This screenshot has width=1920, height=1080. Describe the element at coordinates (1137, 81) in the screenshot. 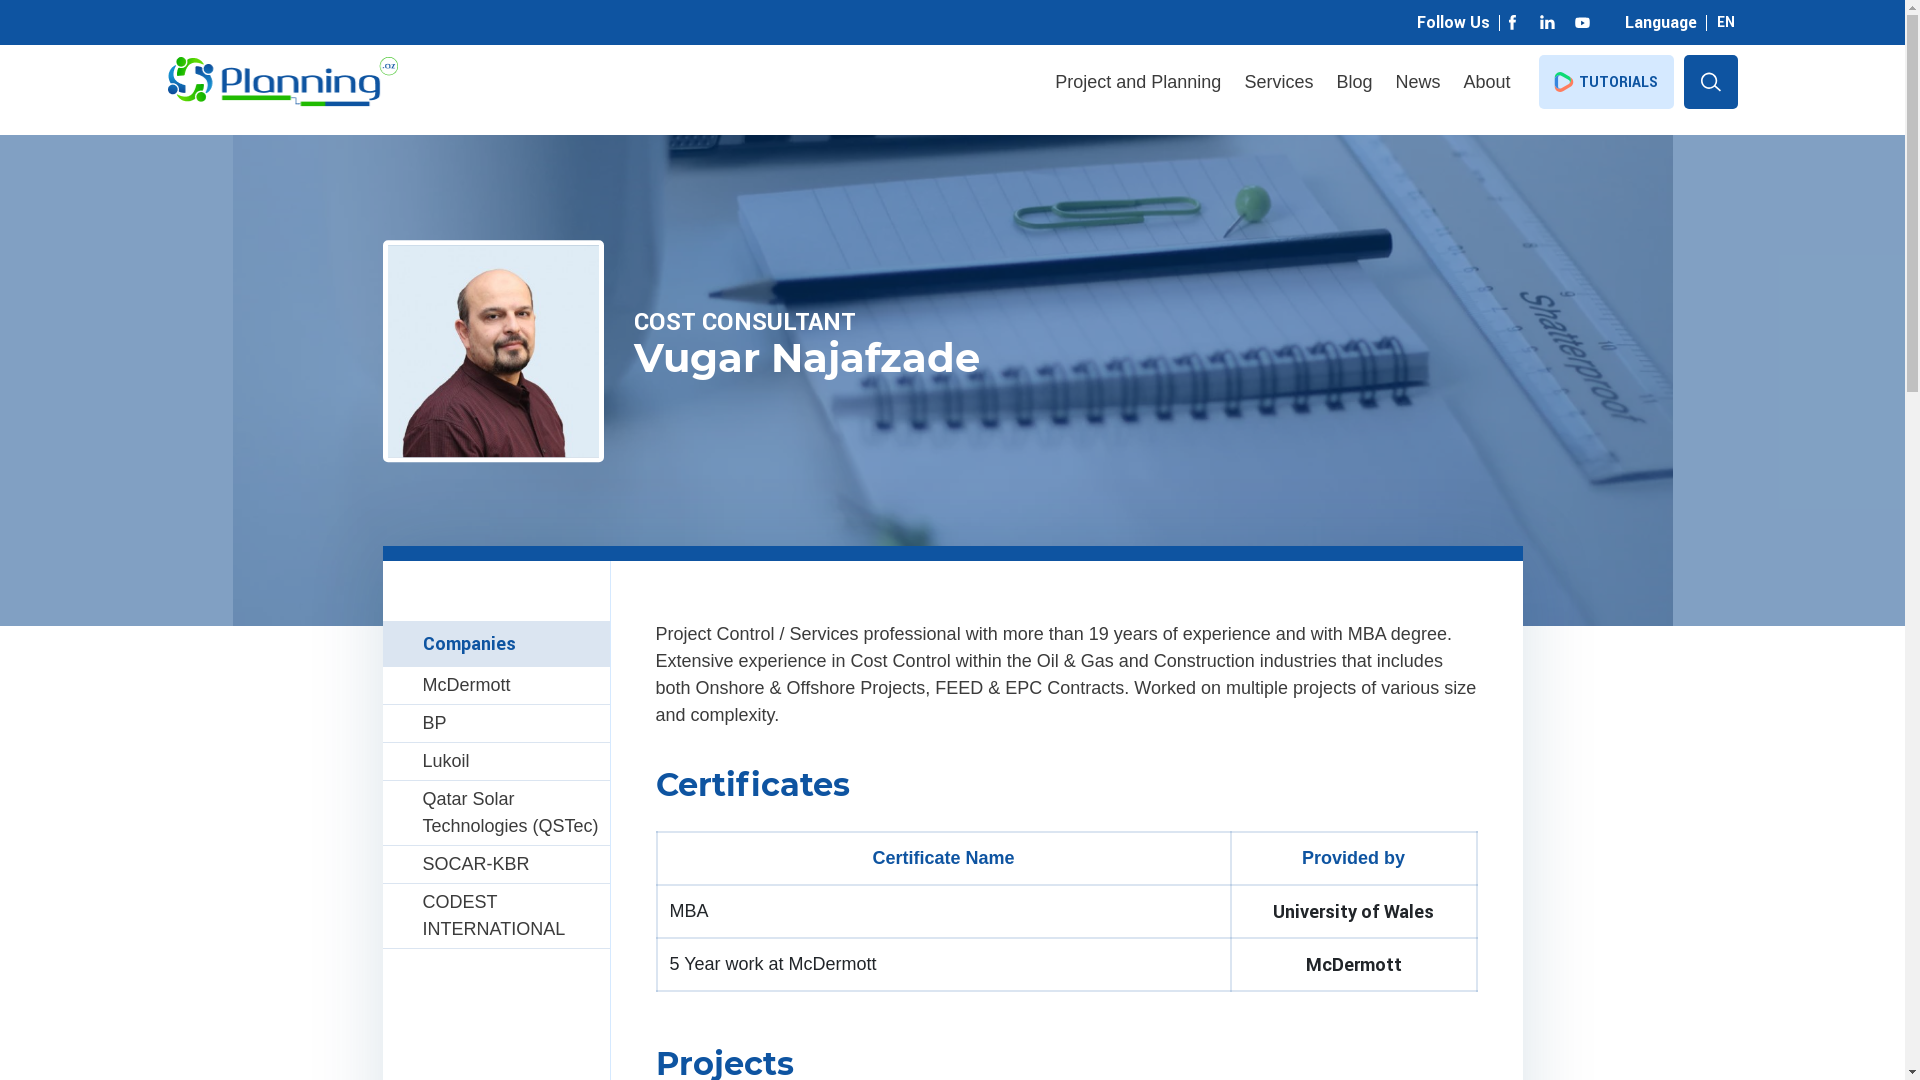

I see `'Project and Planning'` at that location.